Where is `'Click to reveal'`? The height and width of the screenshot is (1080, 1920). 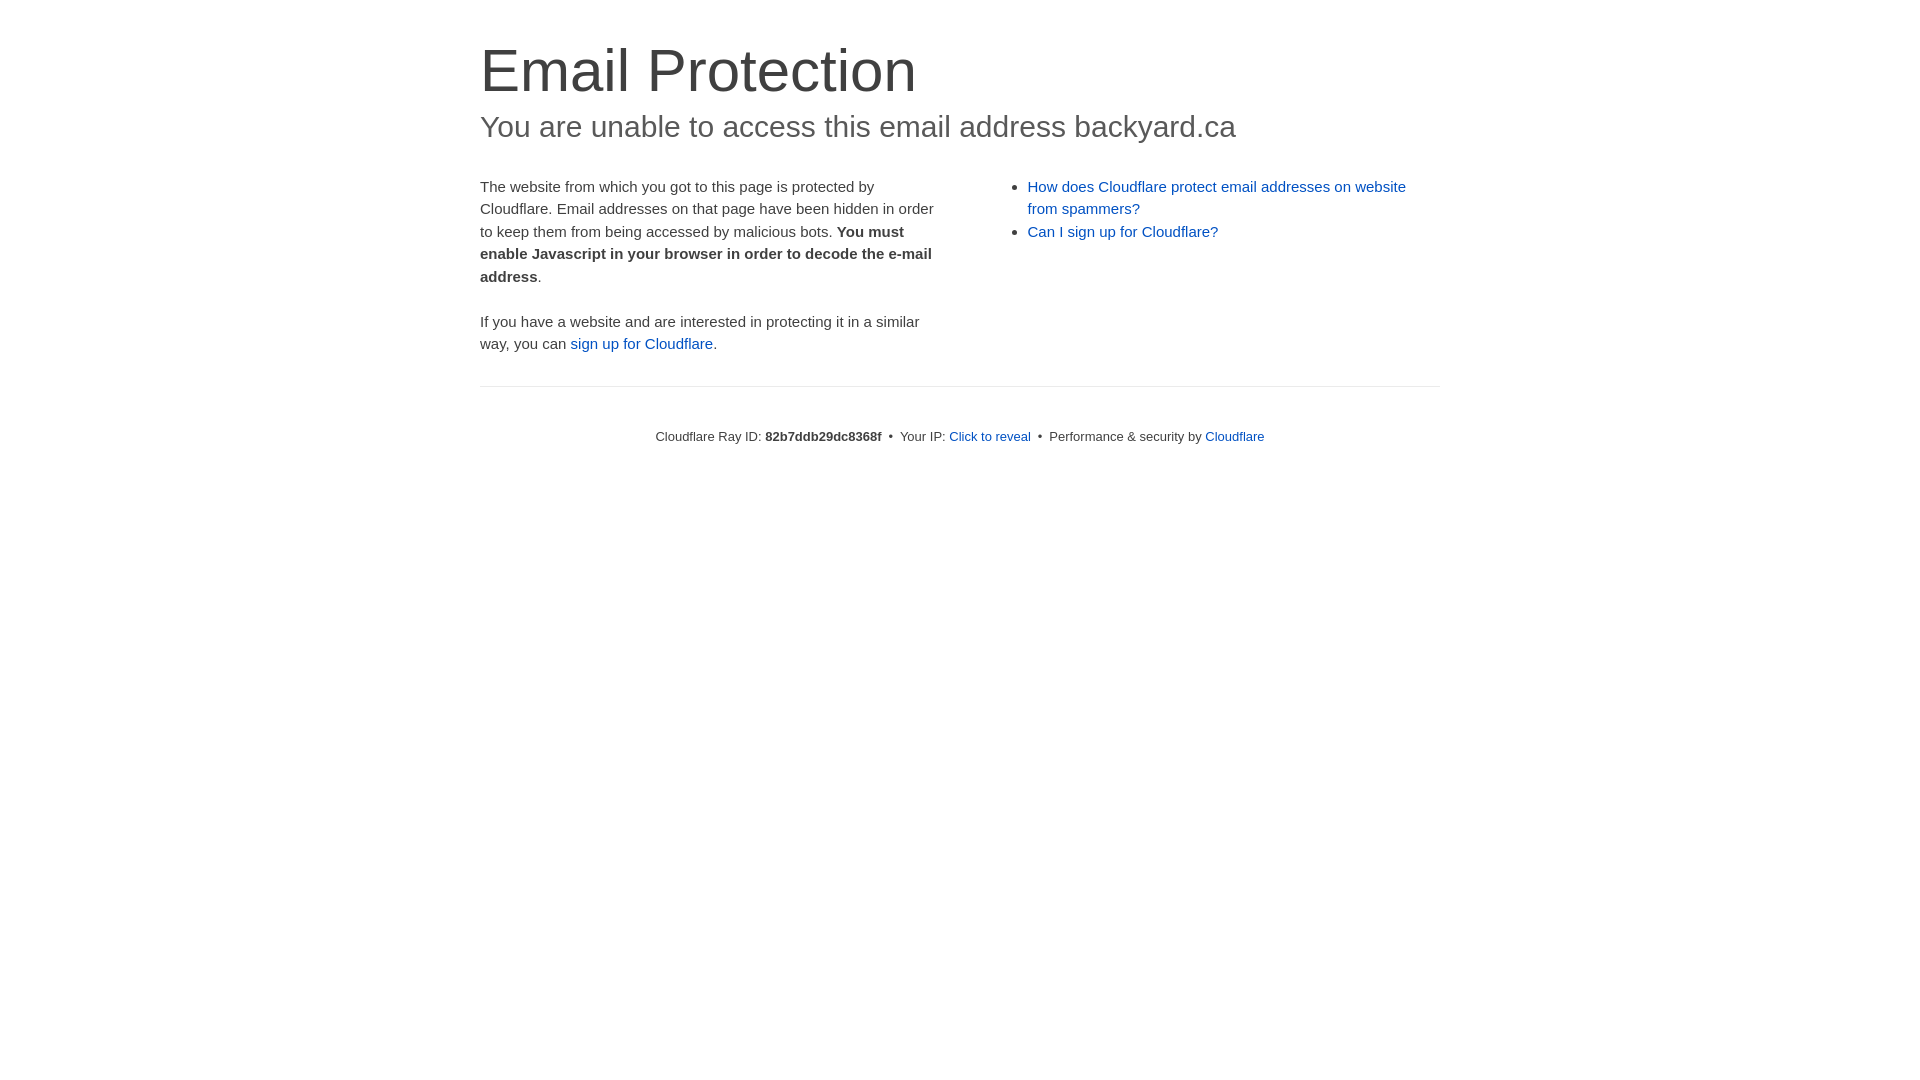 'Click to reveal' is located at coordinates (989, 435).